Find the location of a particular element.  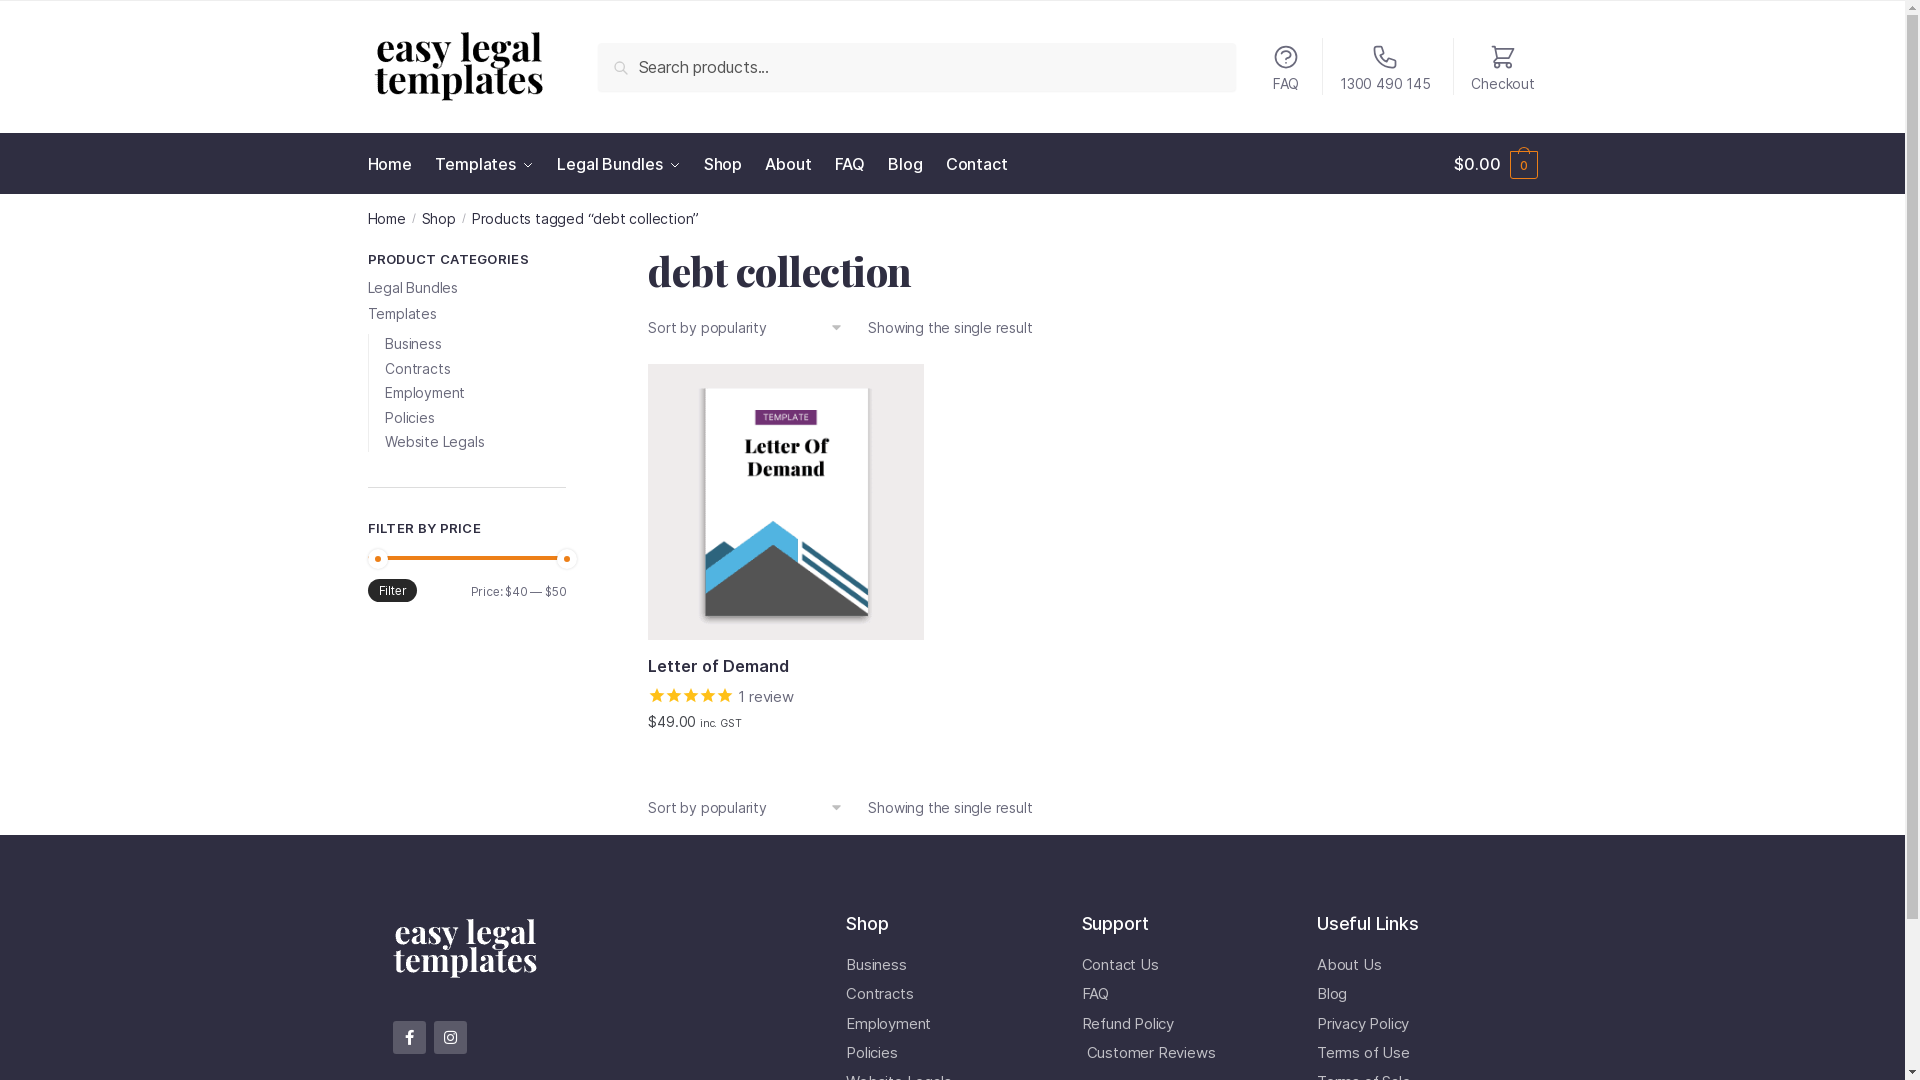

'FAQ' is located at coordinates (849, 163).